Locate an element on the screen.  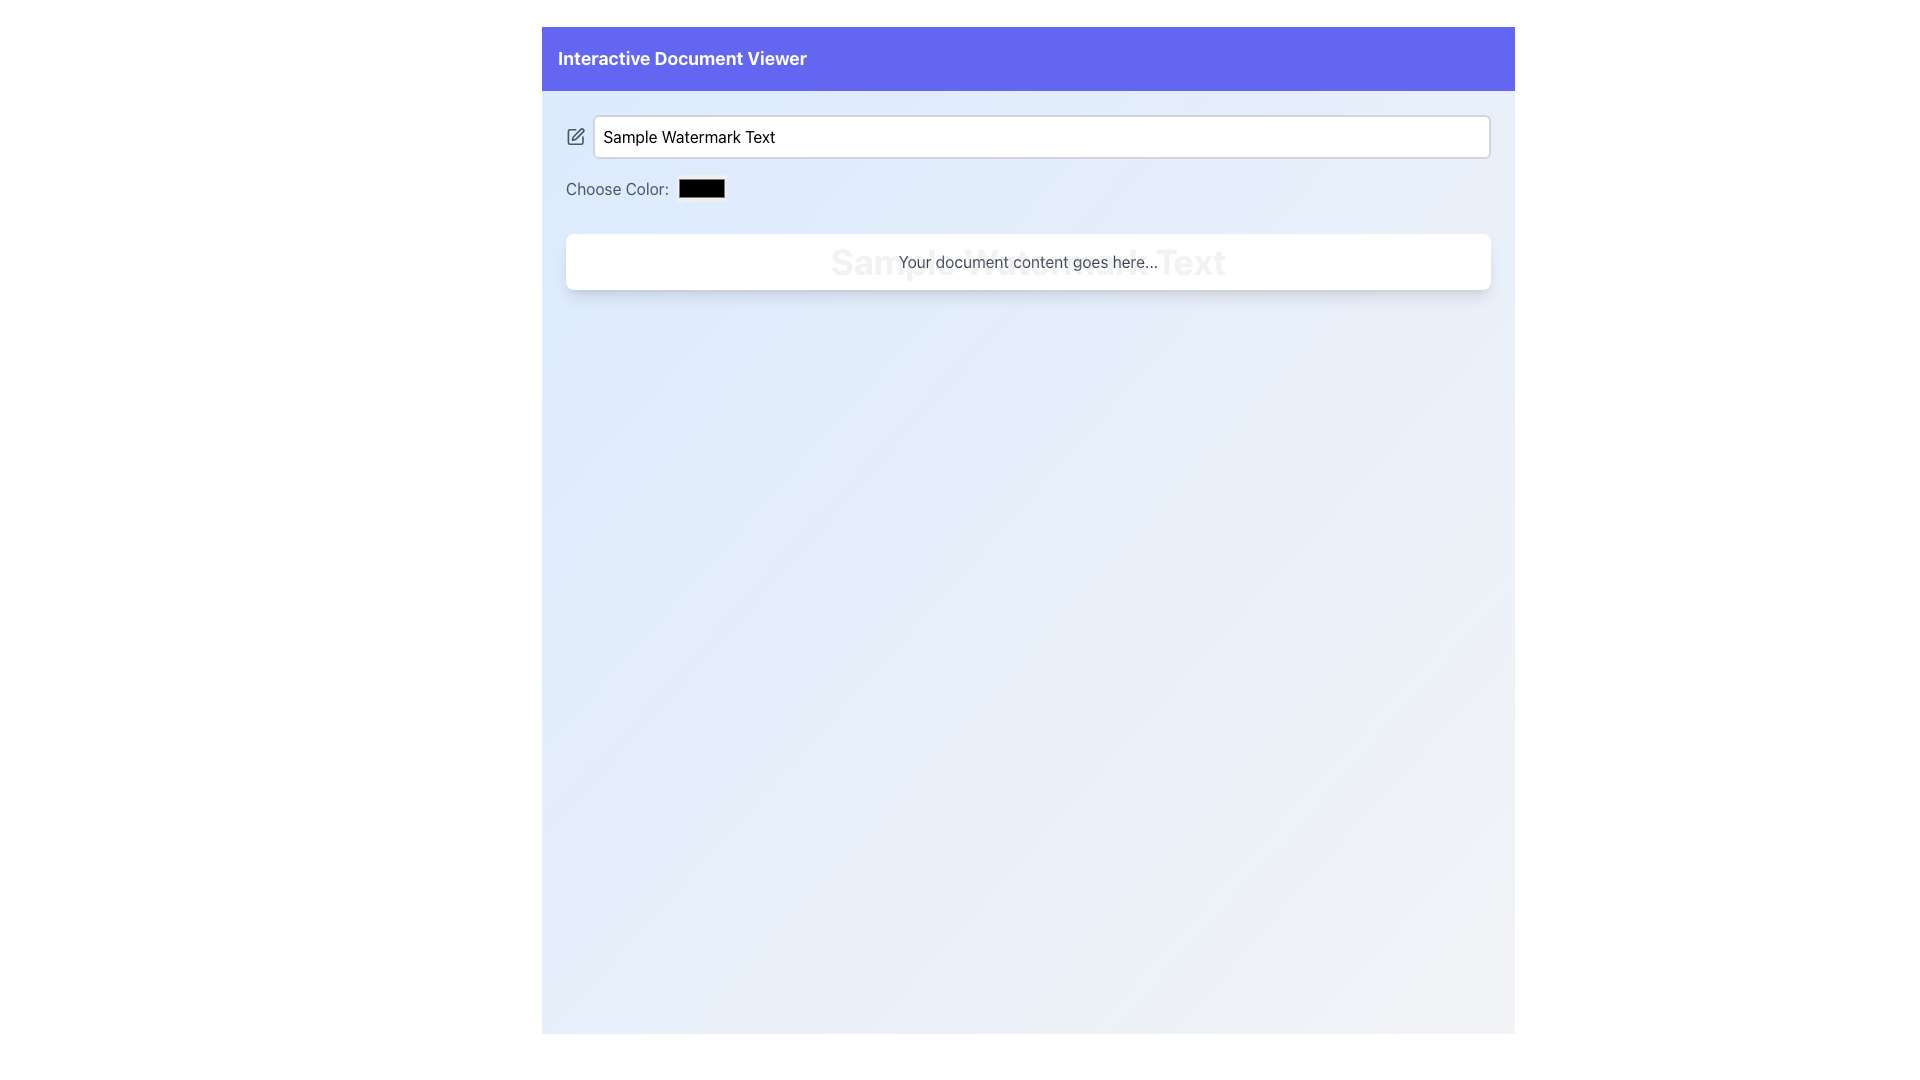
the small gray square icon with a pen symbol, located to the left of the input field labeled 'Sample Watermark Text.' is located at coordinates (574, 136).